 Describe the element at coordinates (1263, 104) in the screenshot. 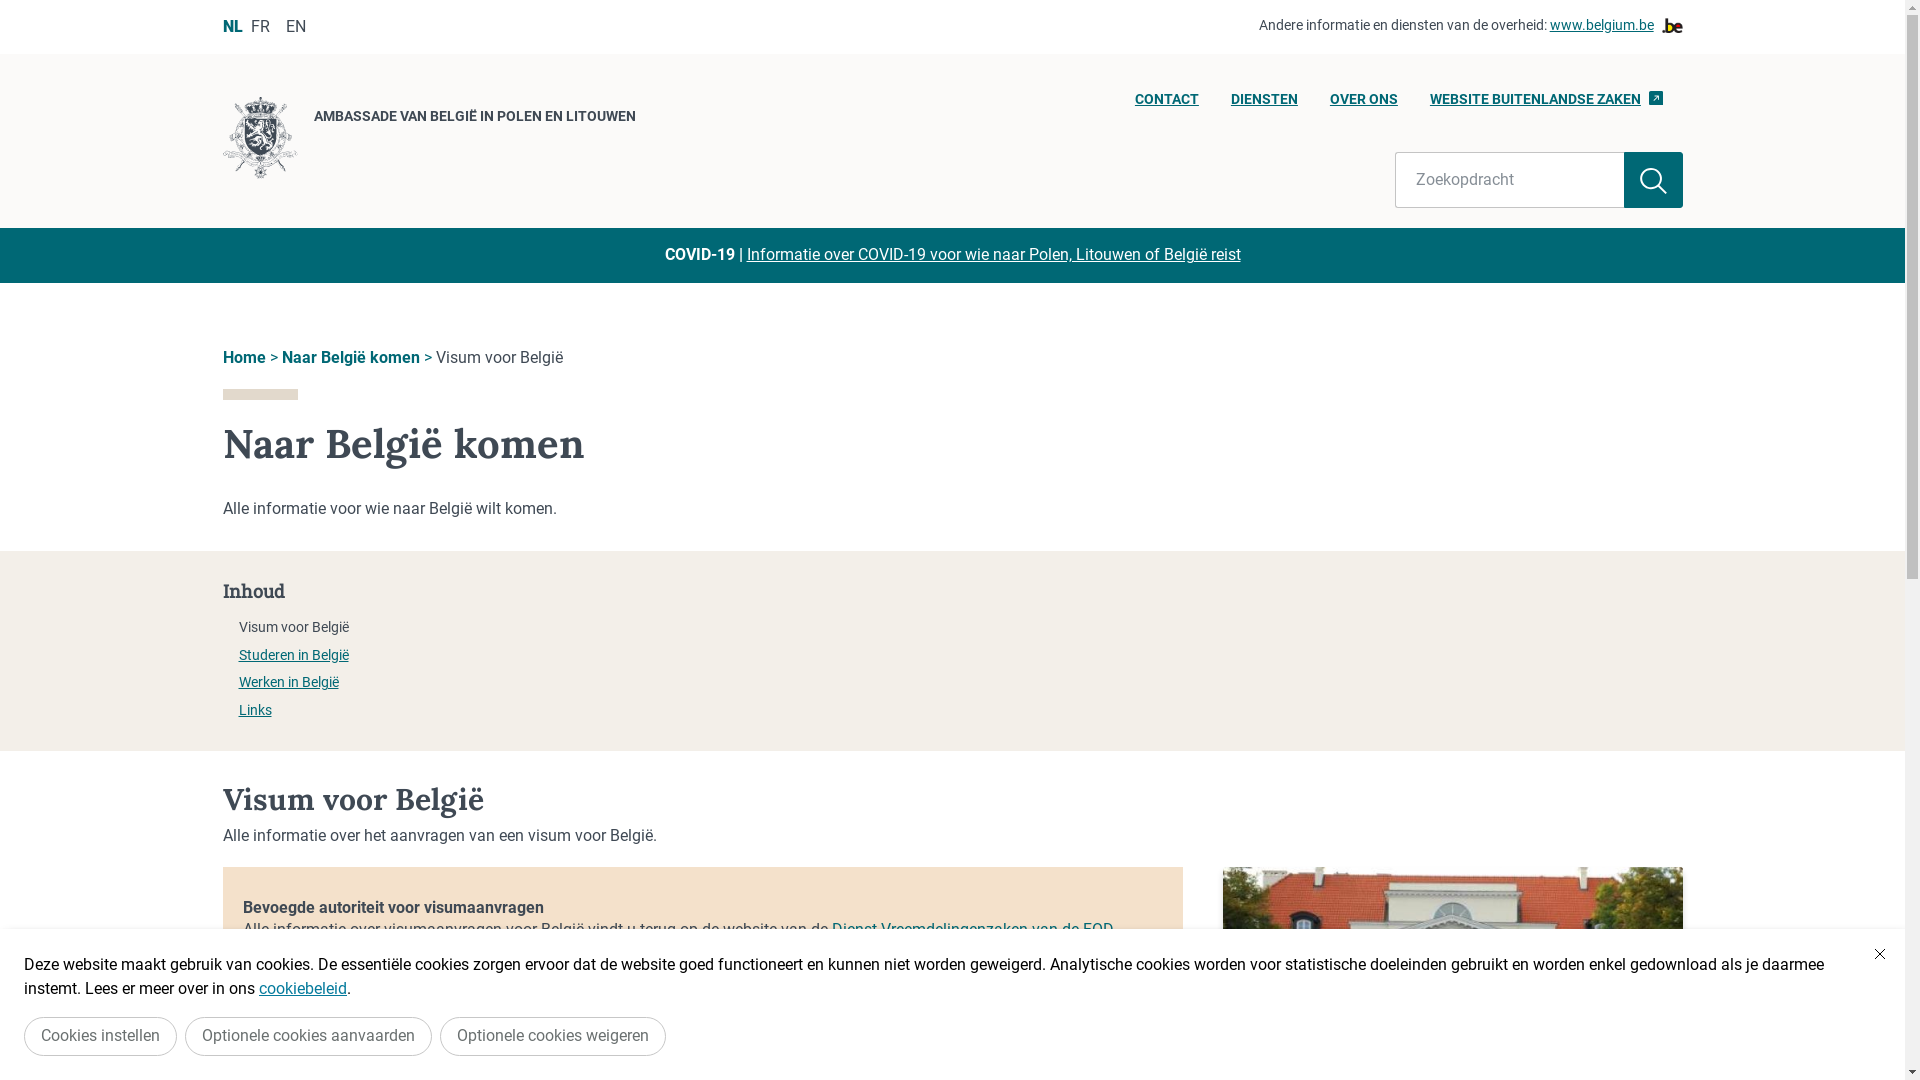

I see `'DIENSTEN'` at that location.